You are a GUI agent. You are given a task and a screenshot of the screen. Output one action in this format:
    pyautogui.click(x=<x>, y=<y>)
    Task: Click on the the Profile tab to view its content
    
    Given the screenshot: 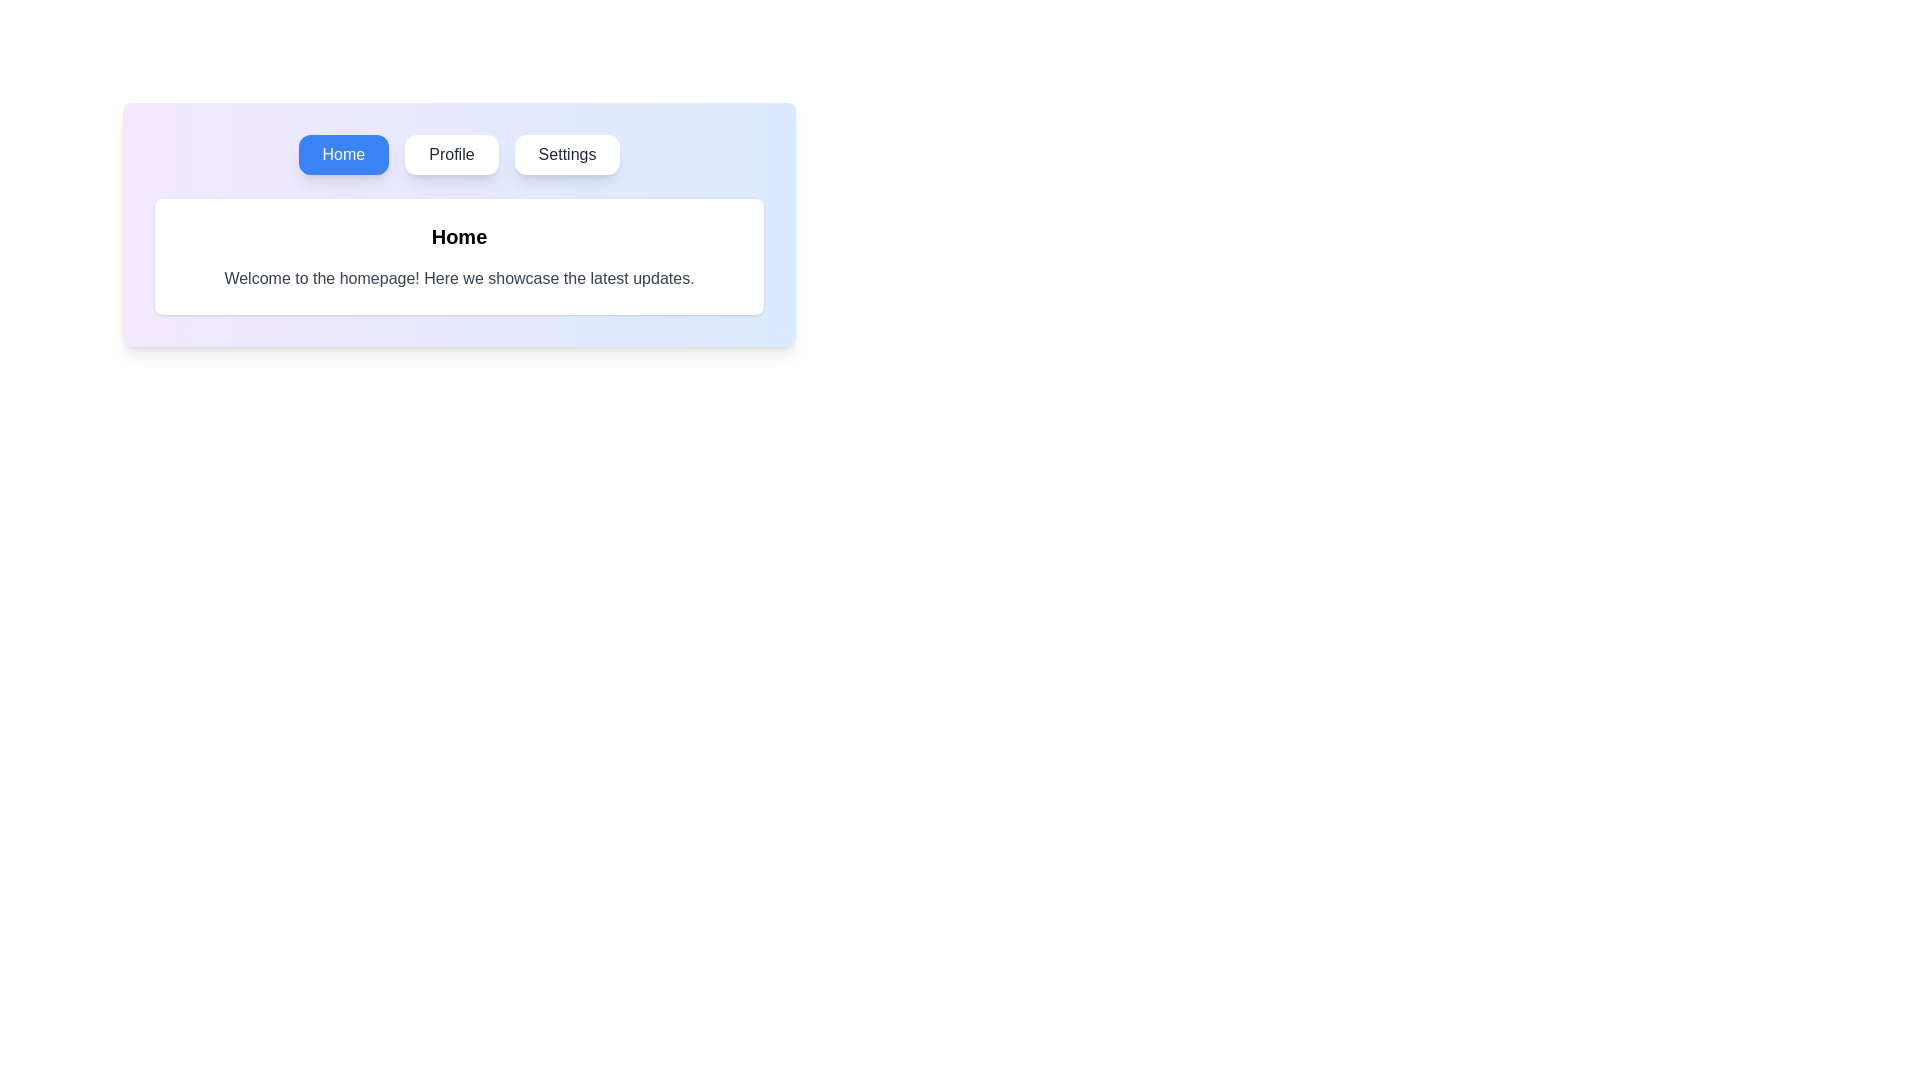 What is the action you would take?
    pyautogui.click(x=450, y=153)
    